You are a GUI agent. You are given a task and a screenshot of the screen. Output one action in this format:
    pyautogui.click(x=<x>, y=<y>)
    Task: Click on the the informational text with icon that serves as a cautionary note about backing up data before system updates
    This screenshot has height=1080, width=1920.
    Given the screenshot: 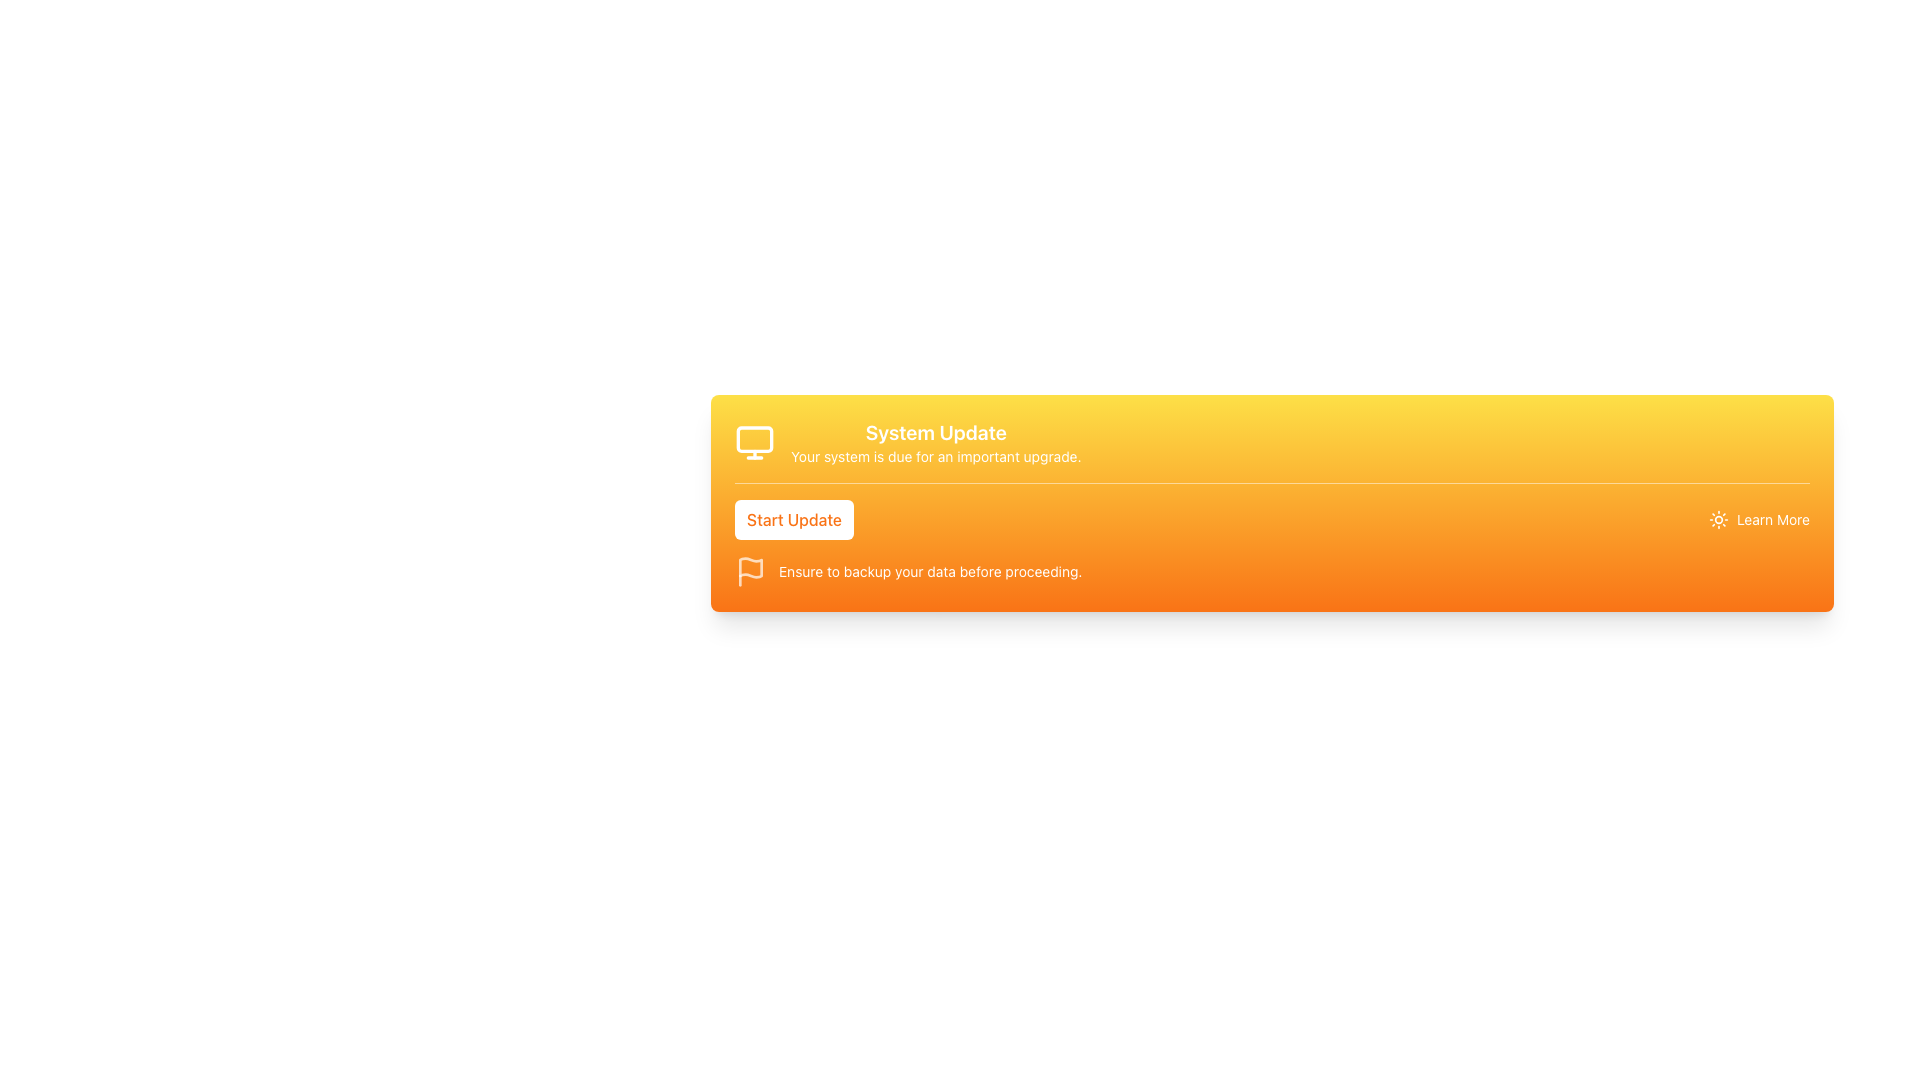 What is the action you would take?
    pyautogui.click(x=907, y=571)
    